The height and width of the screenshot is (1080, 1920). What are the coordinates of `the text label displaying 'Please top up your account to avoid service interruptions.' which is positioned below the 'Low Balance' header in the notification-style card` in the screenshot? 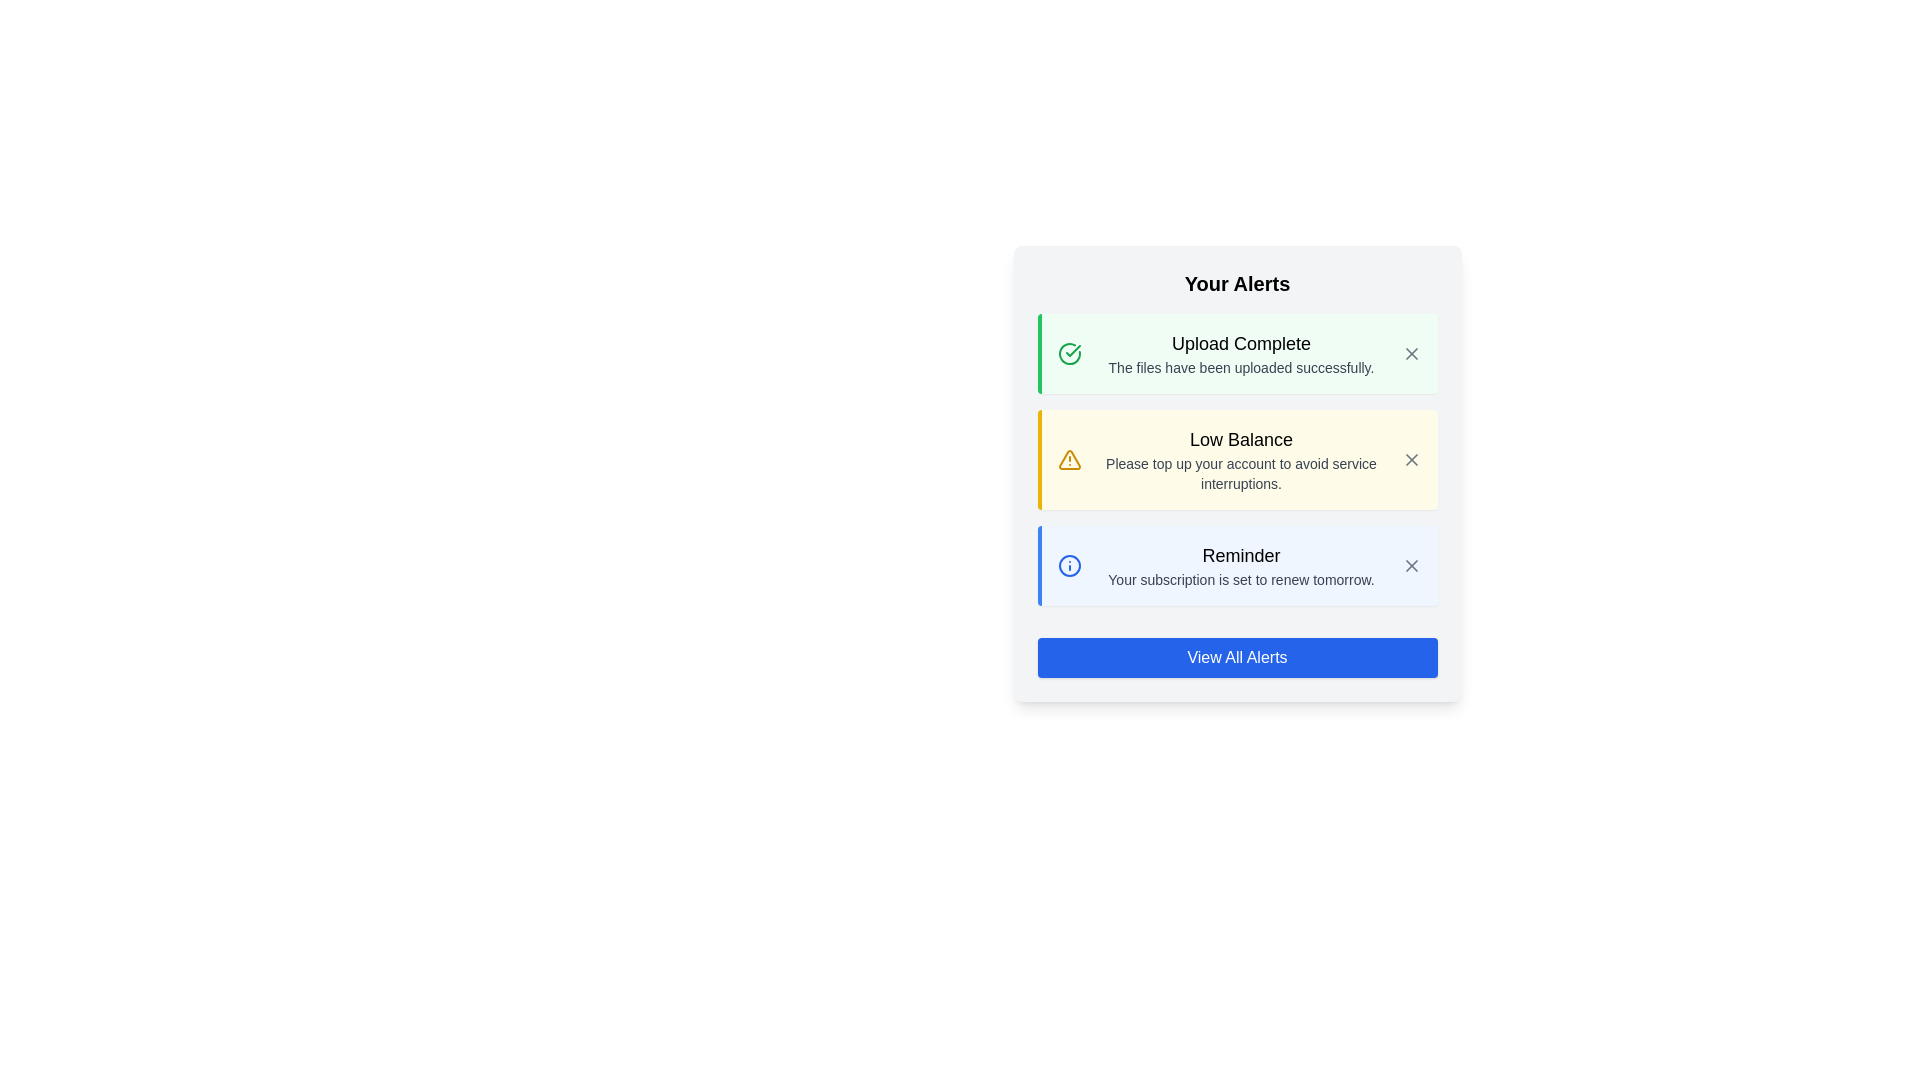 It's located at (1240, 474).